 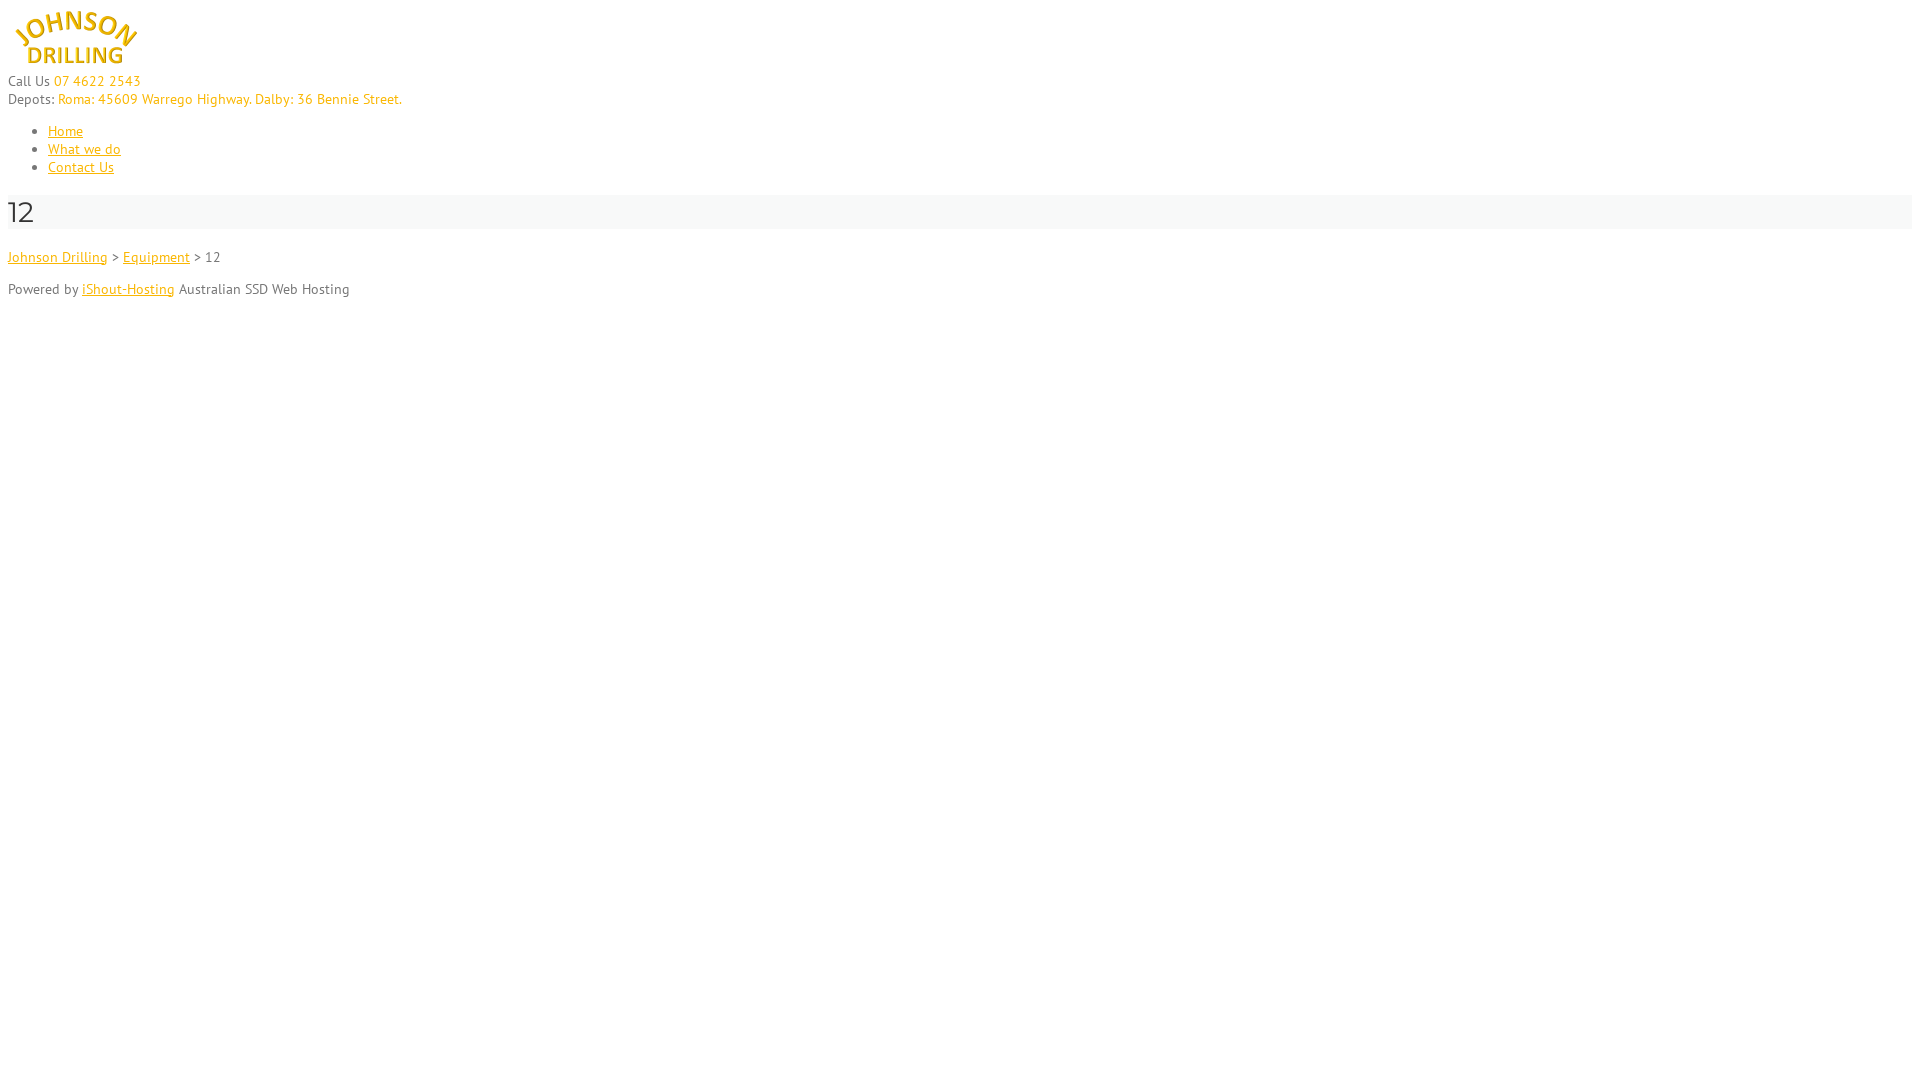 What do you see at coordinates (75, 61) in the screenshot?
I see `'Johnson Drilling'` at bounding box center [75, 61].